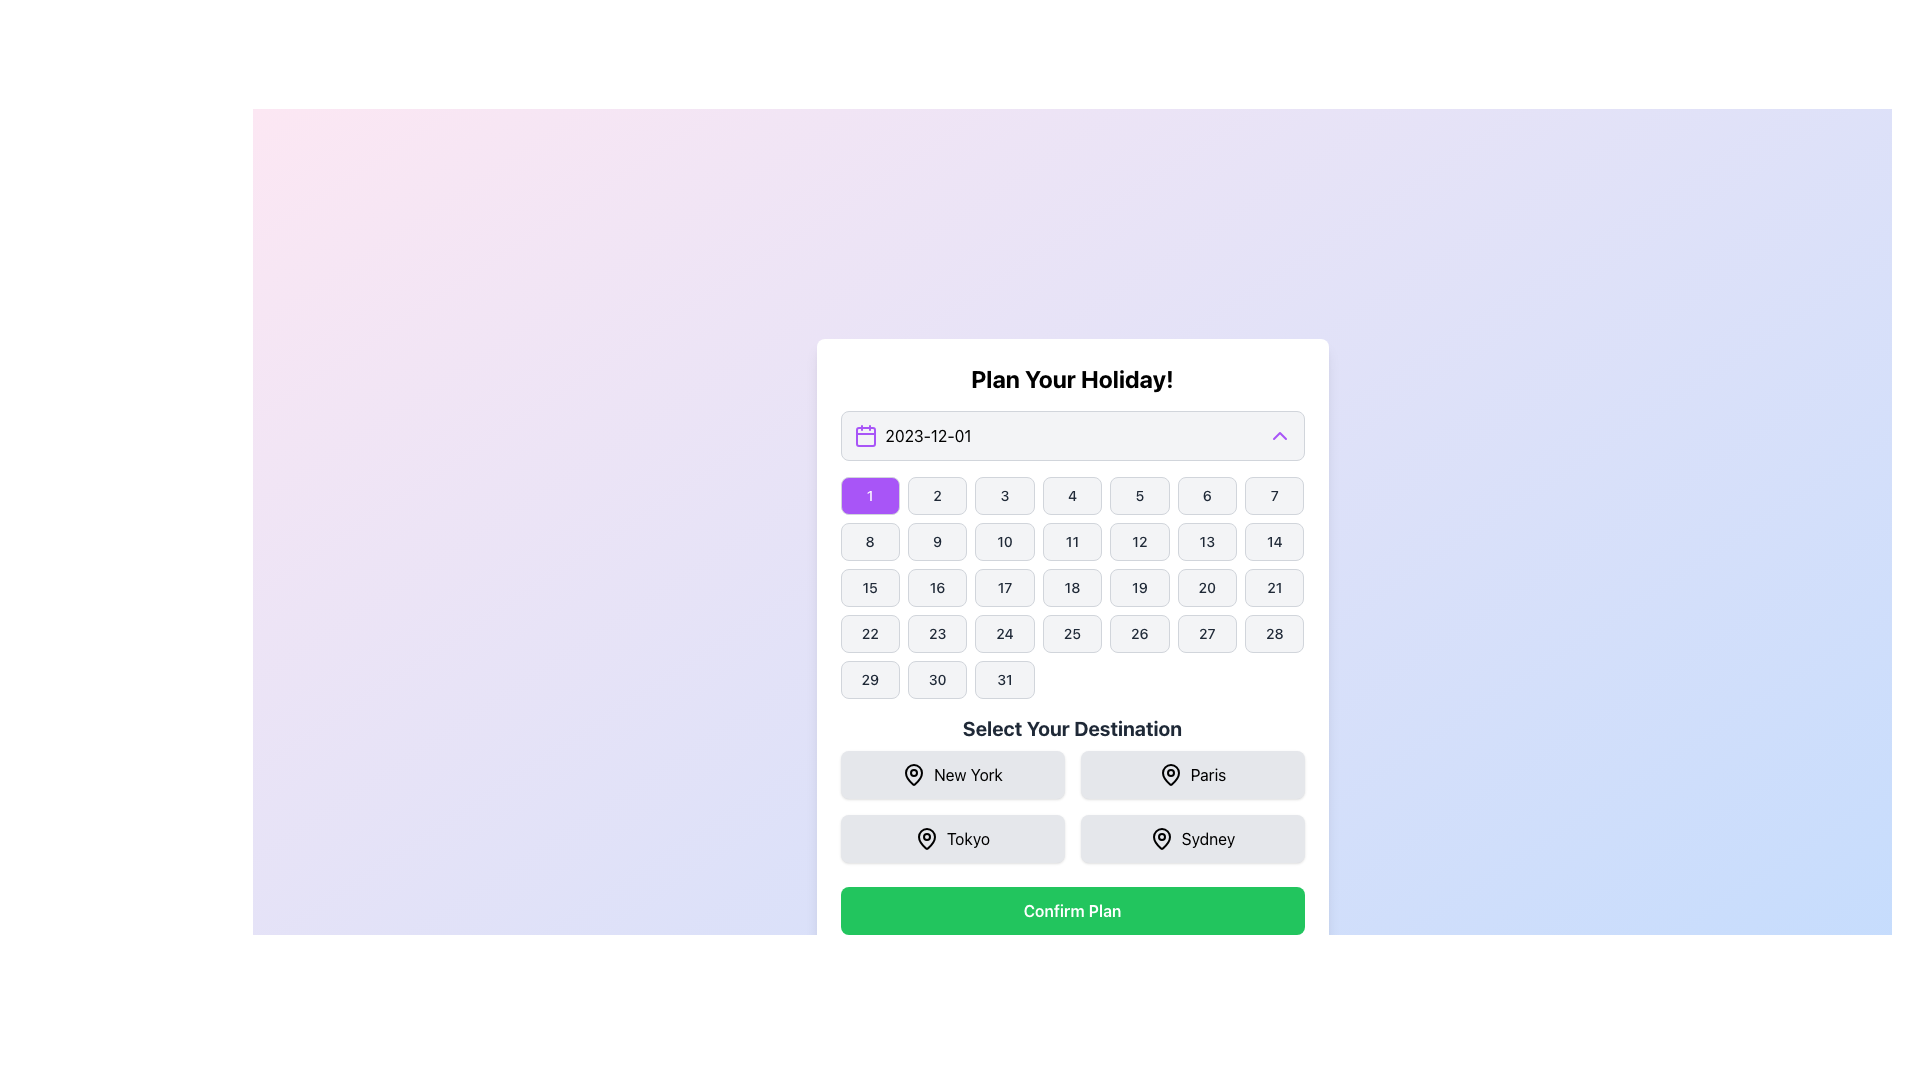 The width and height of the screenshot is (1920, 1080). What do you see at coordinates (1139, 495) in the screenshot?
I see `the button displaying the number '5', which has a rounded rectangular shape, light gray background, black border, and black text, to visualize its style change` at bounding box center [1139, 495].